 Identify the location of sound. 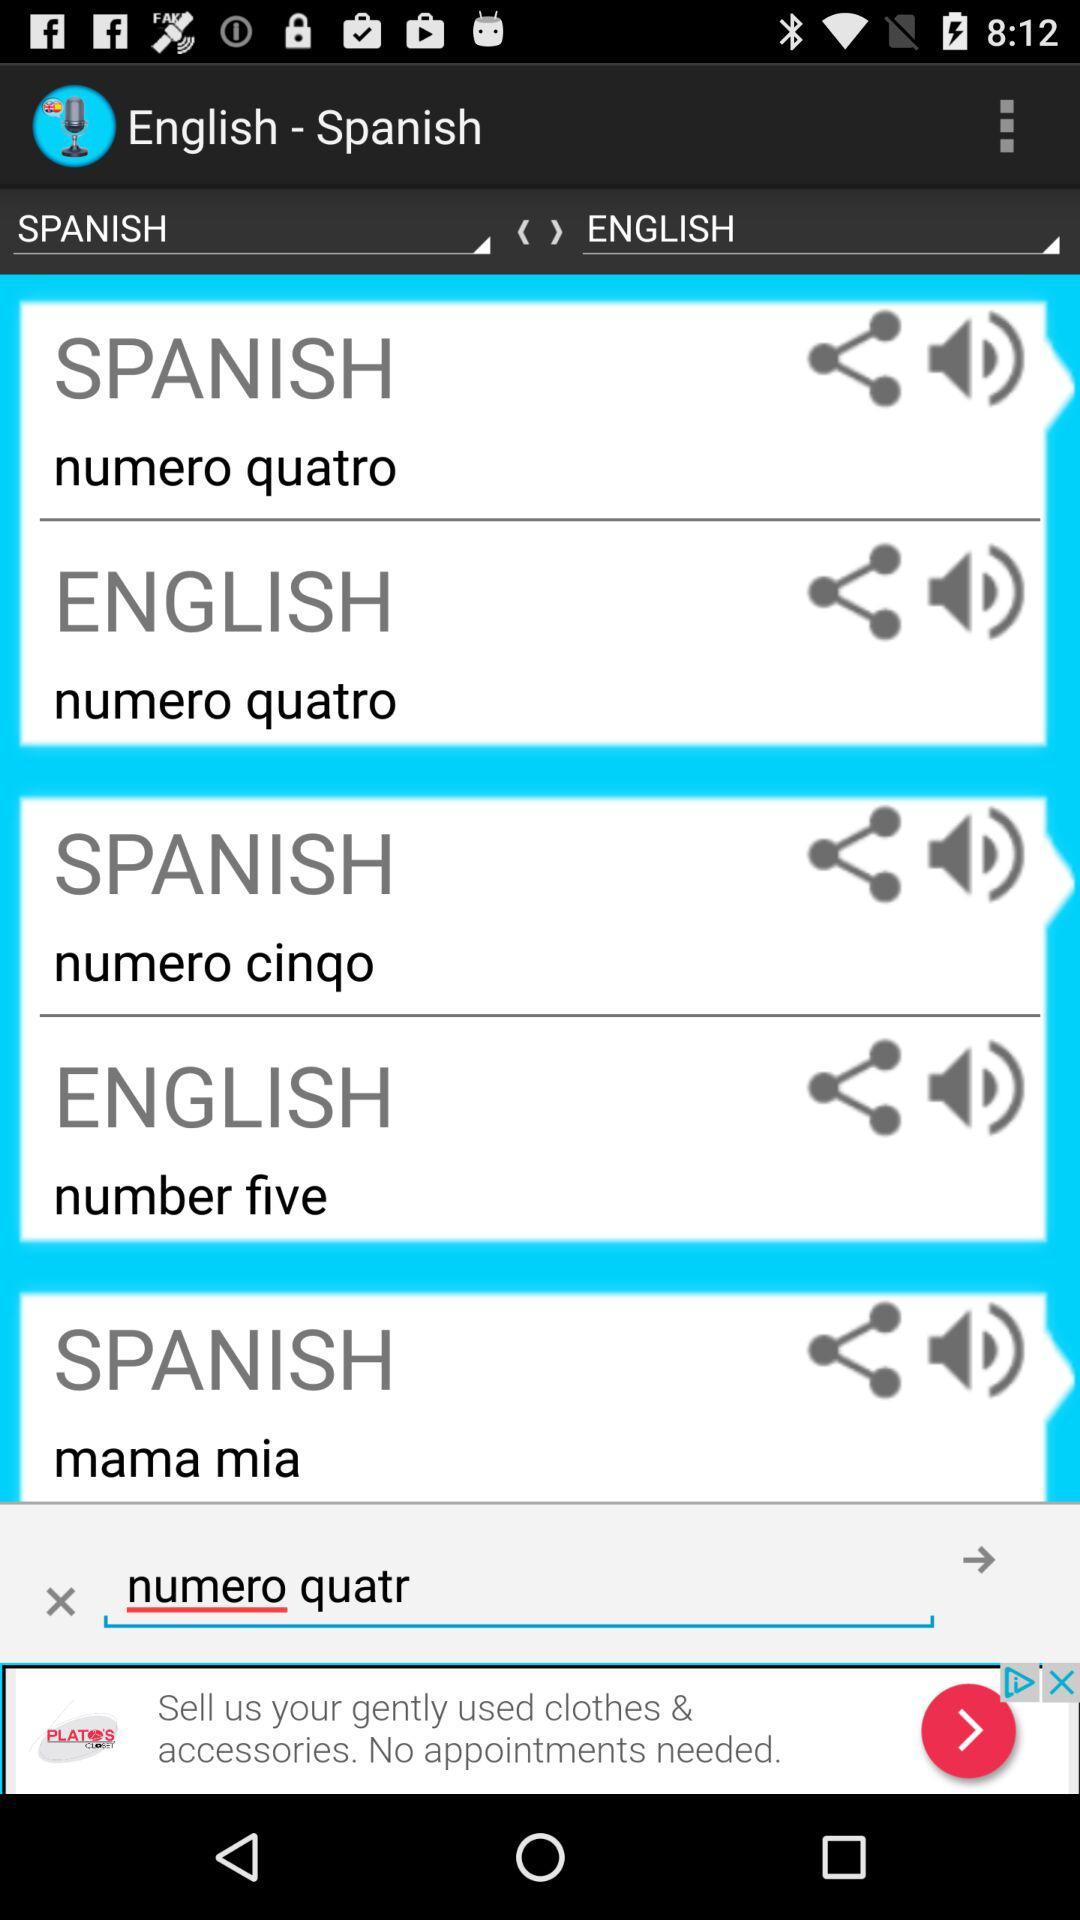
(995, 854).